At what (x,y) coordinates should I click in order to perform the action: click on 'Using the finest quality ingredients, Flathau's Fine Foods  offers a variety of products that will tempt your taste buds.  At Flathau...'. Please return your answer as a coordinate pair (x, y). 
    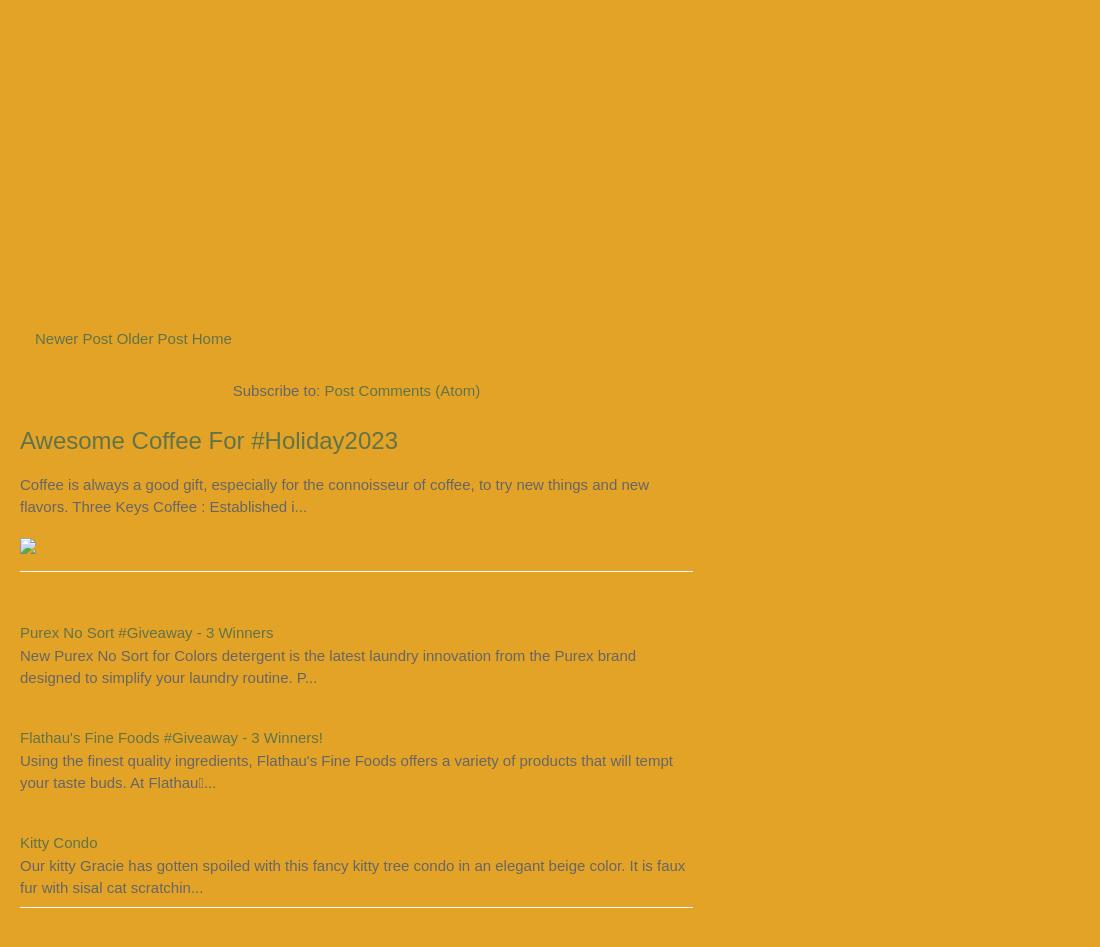
    Looking at the image, I should click on (345, 770).